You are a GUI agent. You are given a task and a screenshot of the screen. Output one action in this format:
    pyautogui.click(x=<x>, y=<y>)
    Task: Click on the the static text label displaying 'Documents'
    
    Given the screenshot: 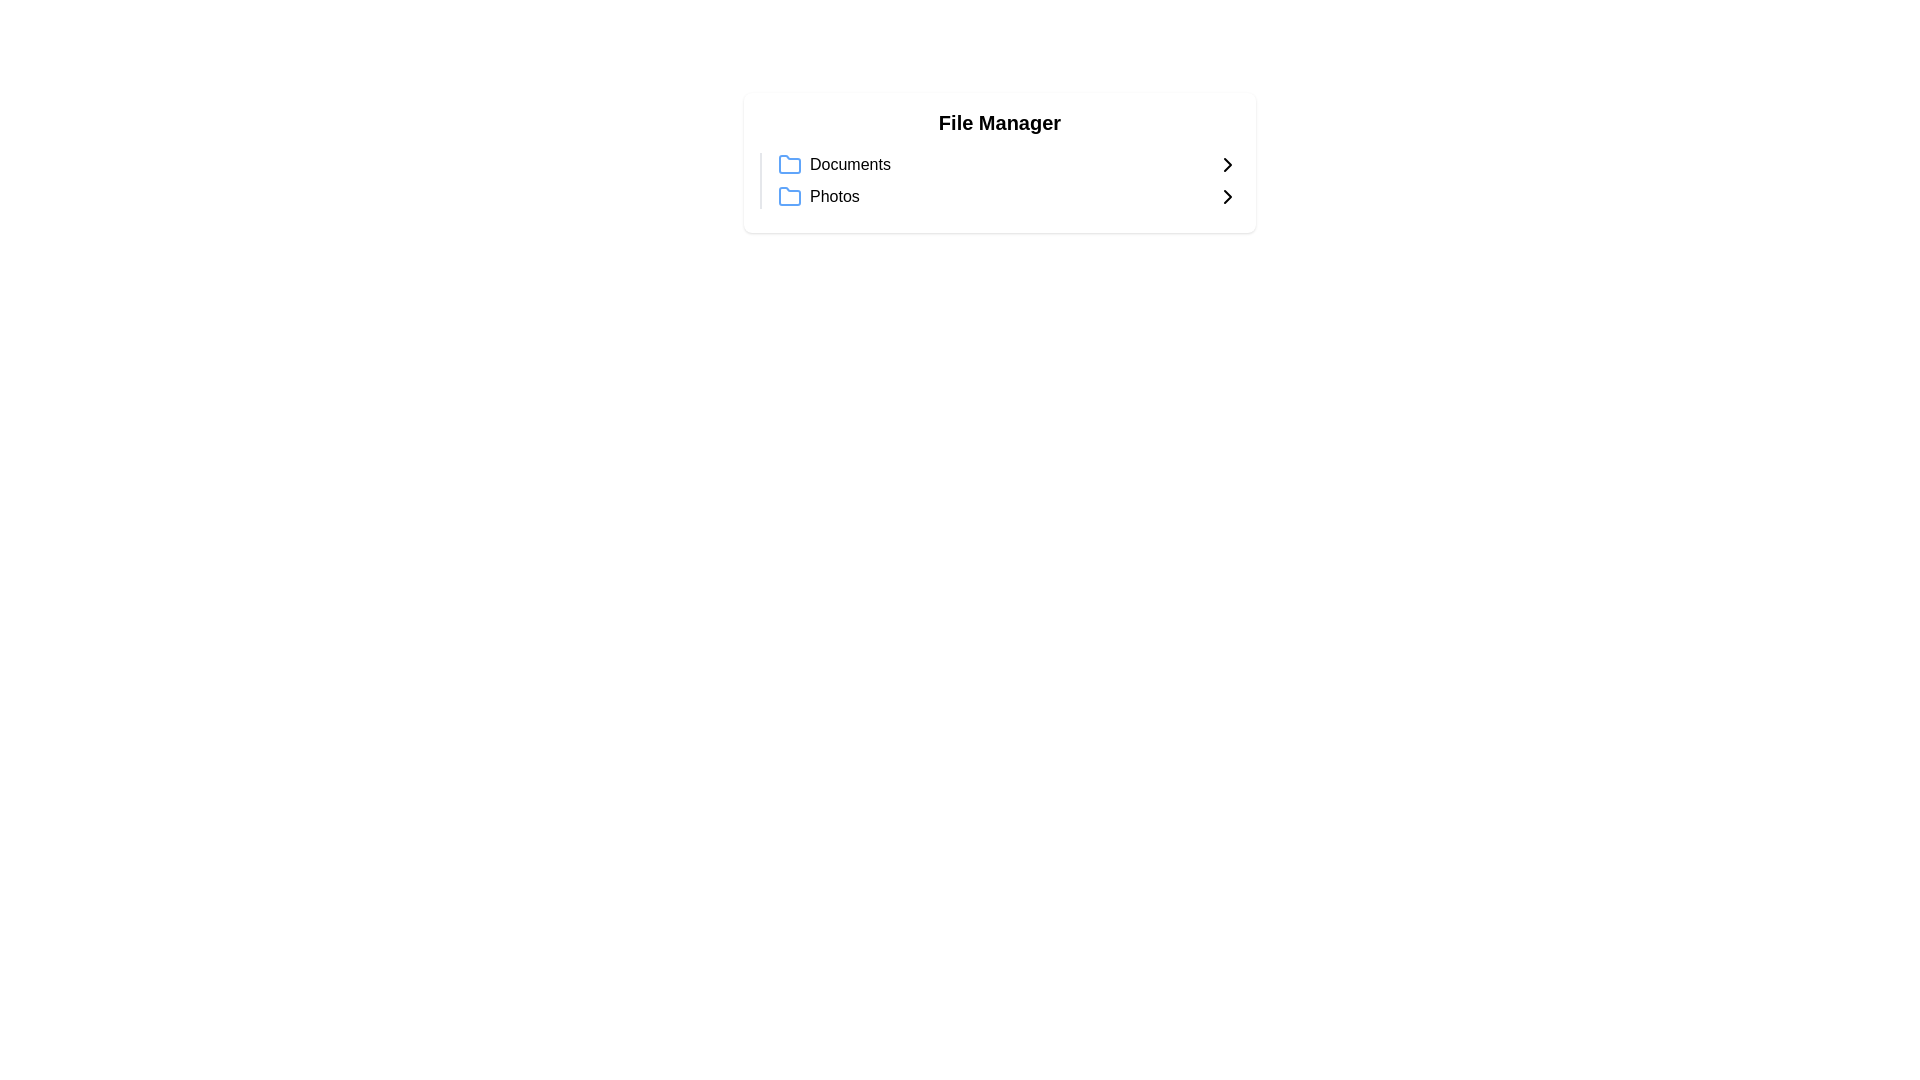 What is the action you would take?
    pyautogui.click(x=850, y=164)
    